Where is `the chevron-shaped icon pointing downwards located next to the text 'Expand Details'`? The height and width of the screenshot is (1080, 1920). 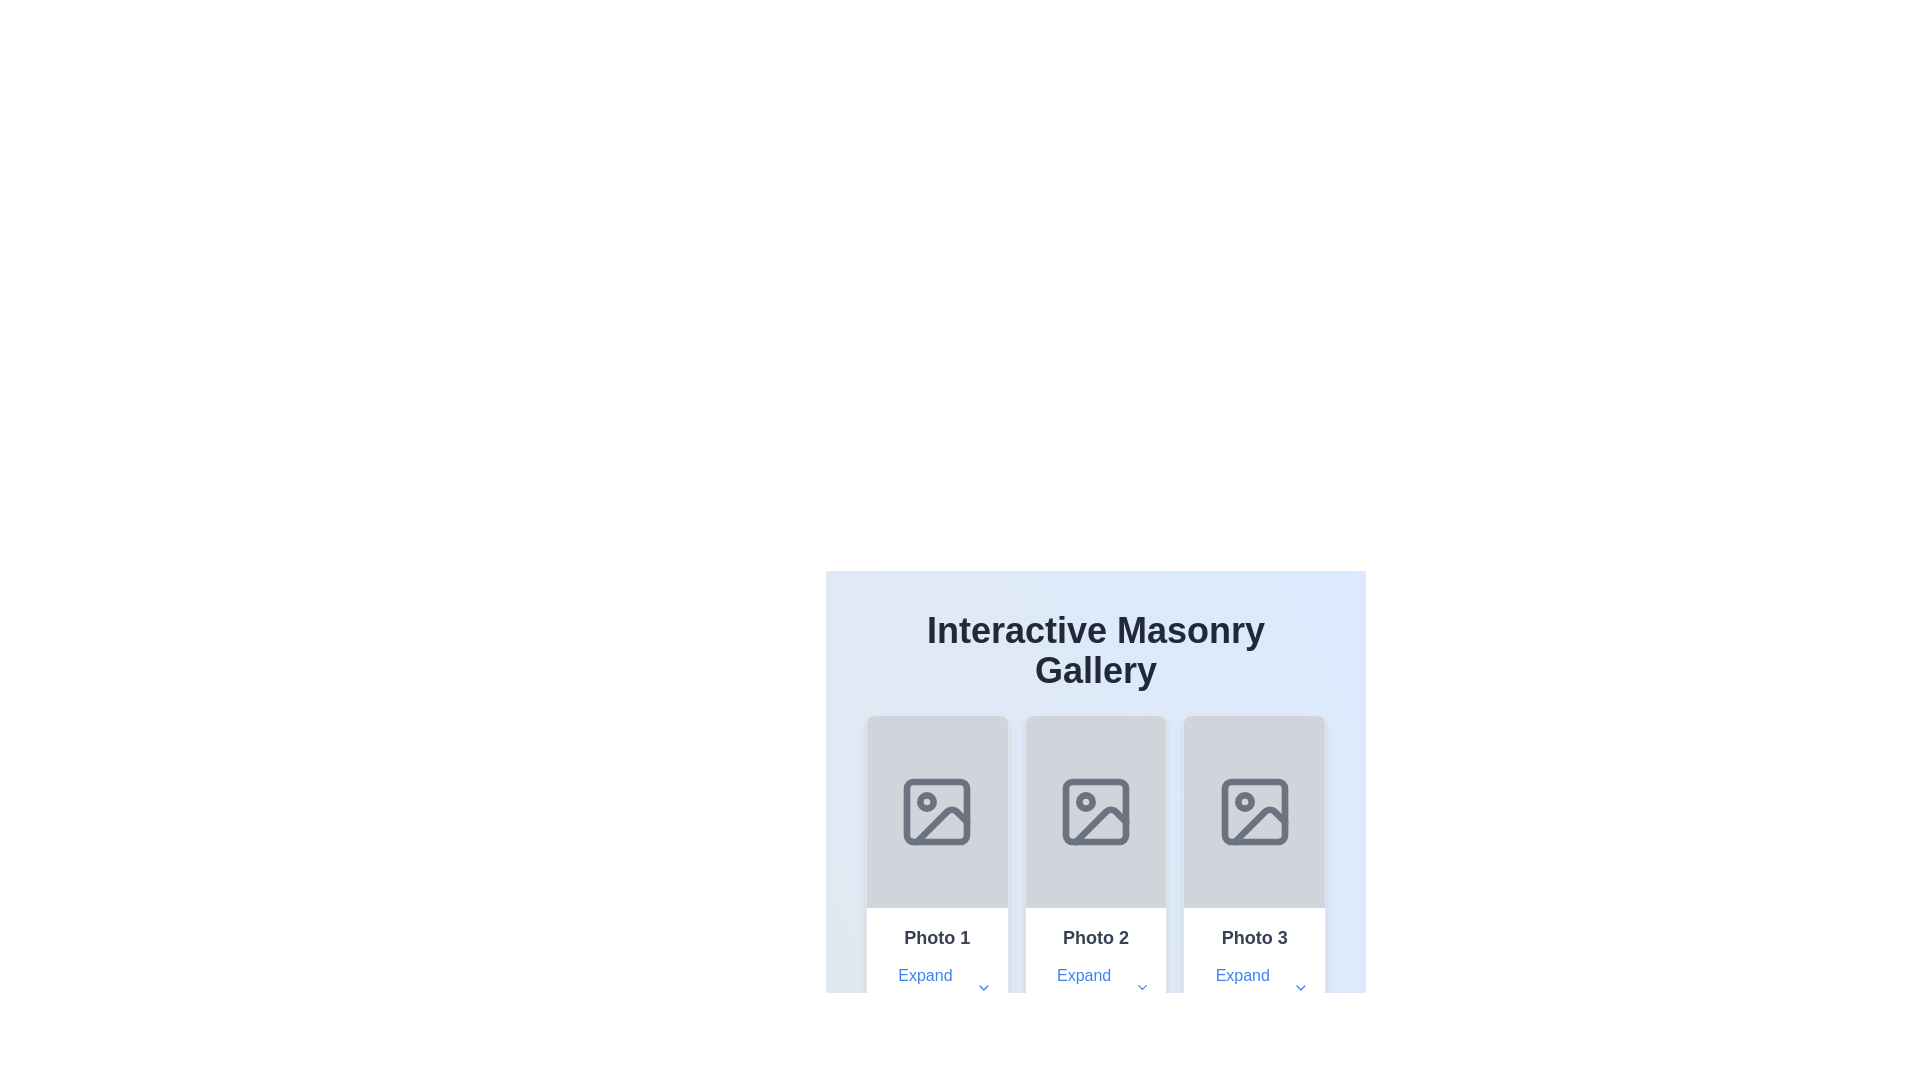 the chevron-shaped icon pointing downwards located next to the text 'Expand Details' is located at coordinates (983, 986).